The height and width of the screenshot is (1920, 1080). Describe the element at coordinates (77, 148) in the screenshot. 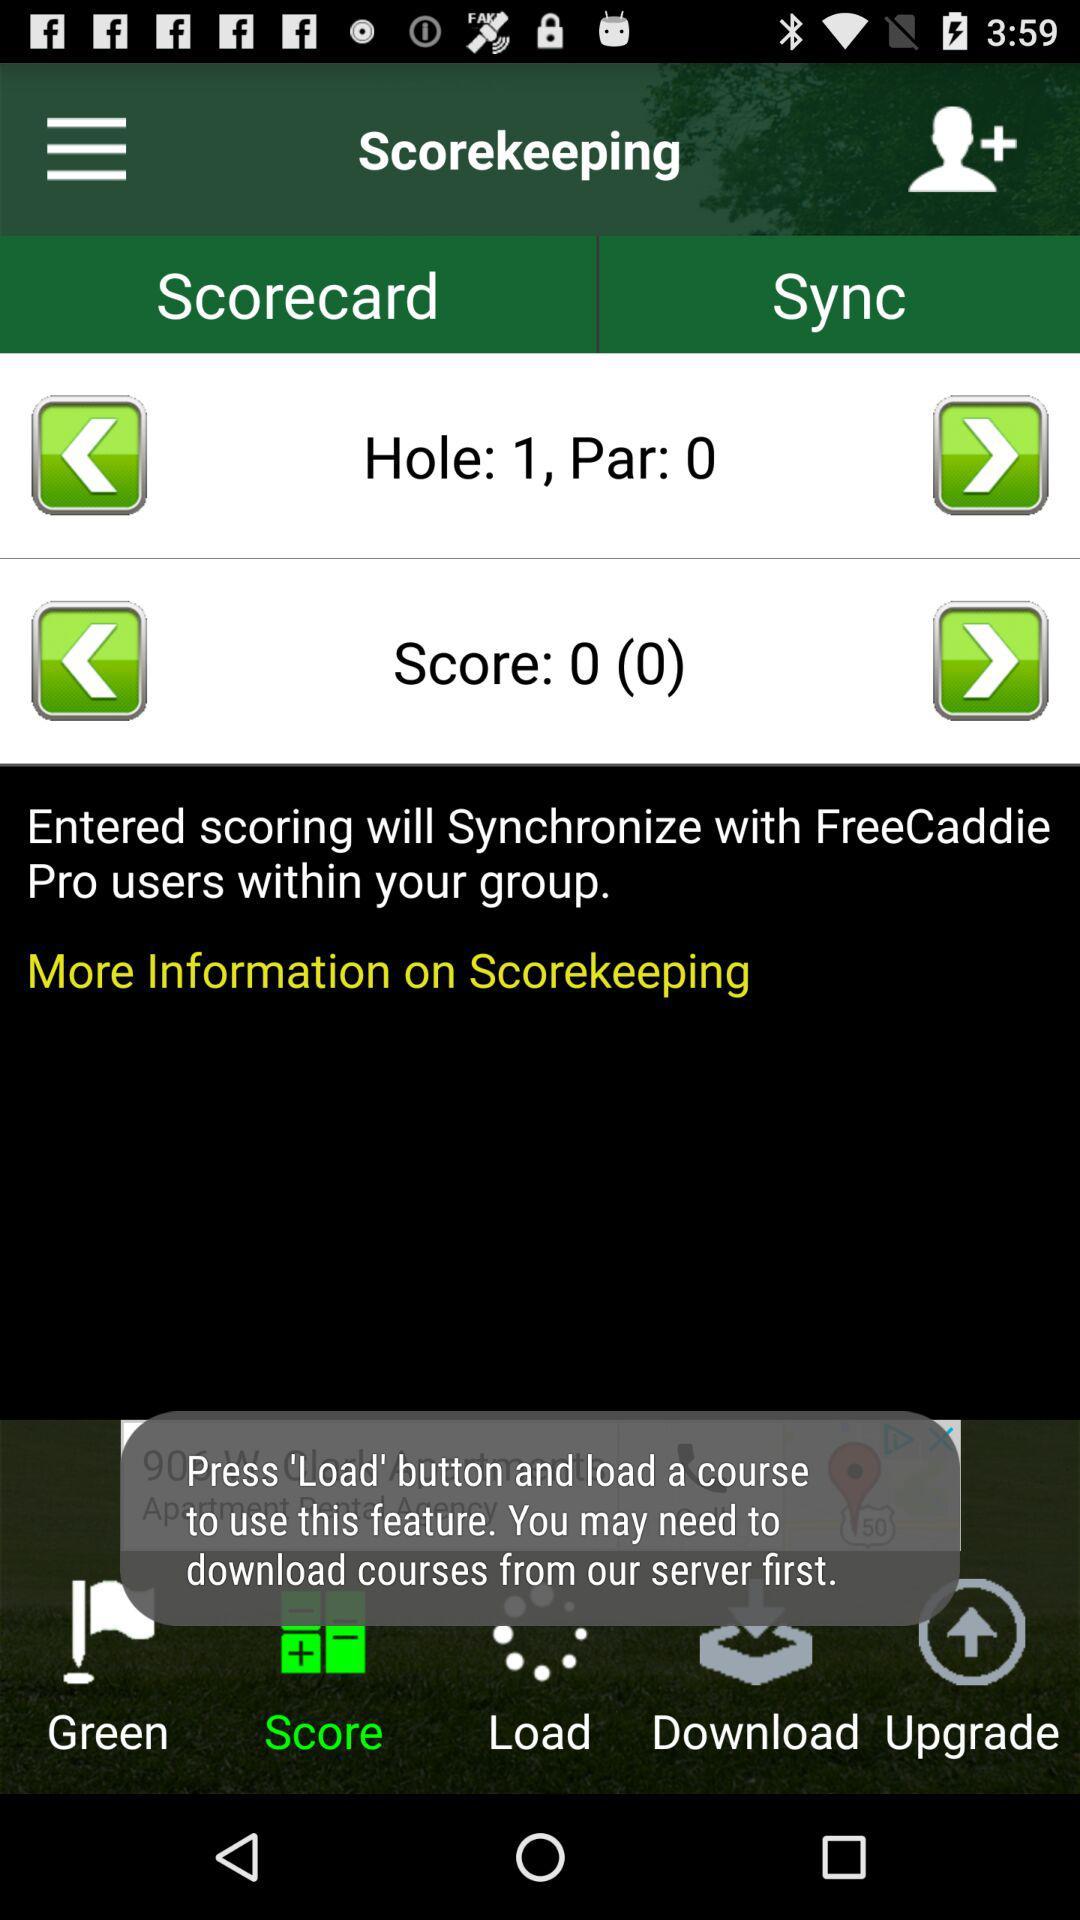

I see `menu` at that location.